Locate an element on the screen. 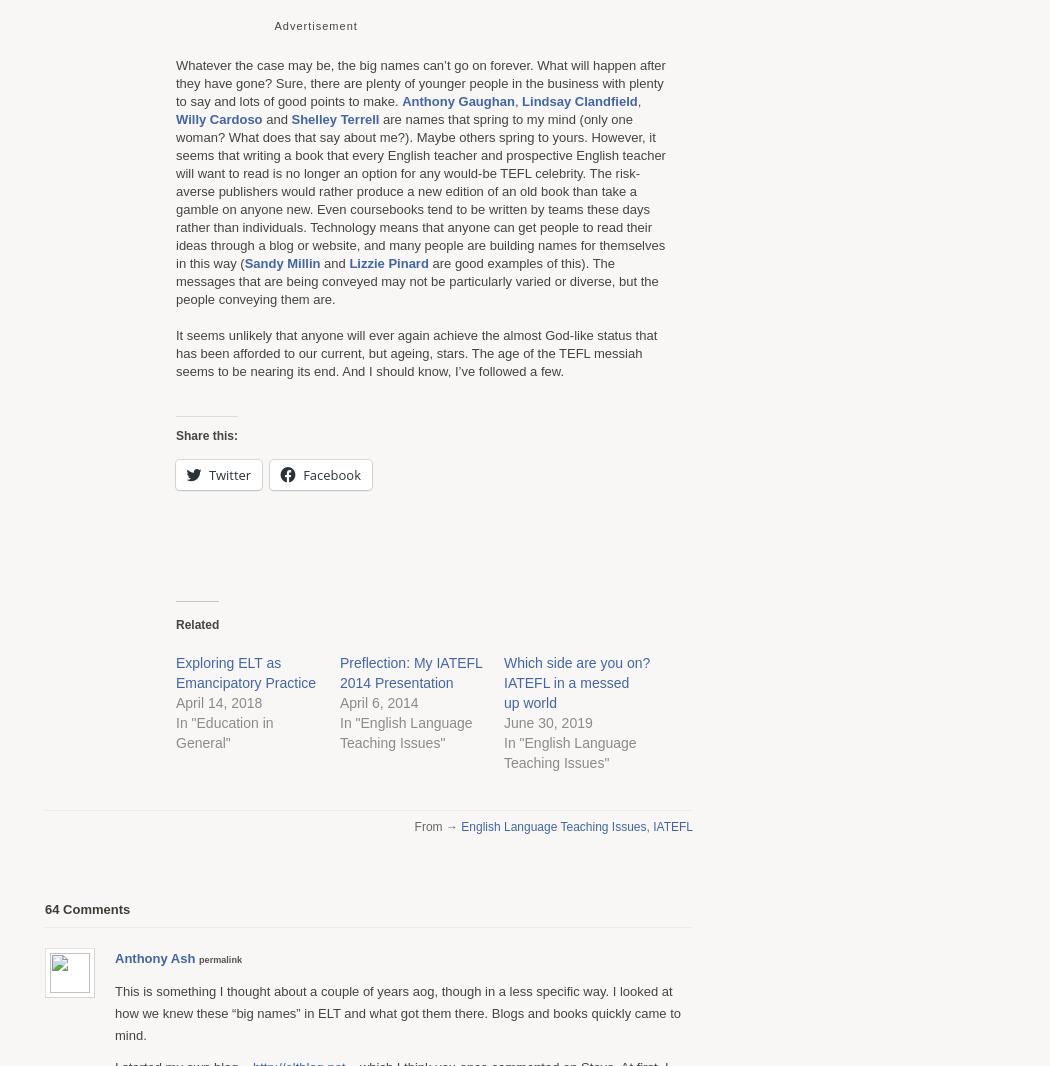 This screenshot has height=1066, width=1050. 'Shelley Terrell' is located at coordinates (334, 118).